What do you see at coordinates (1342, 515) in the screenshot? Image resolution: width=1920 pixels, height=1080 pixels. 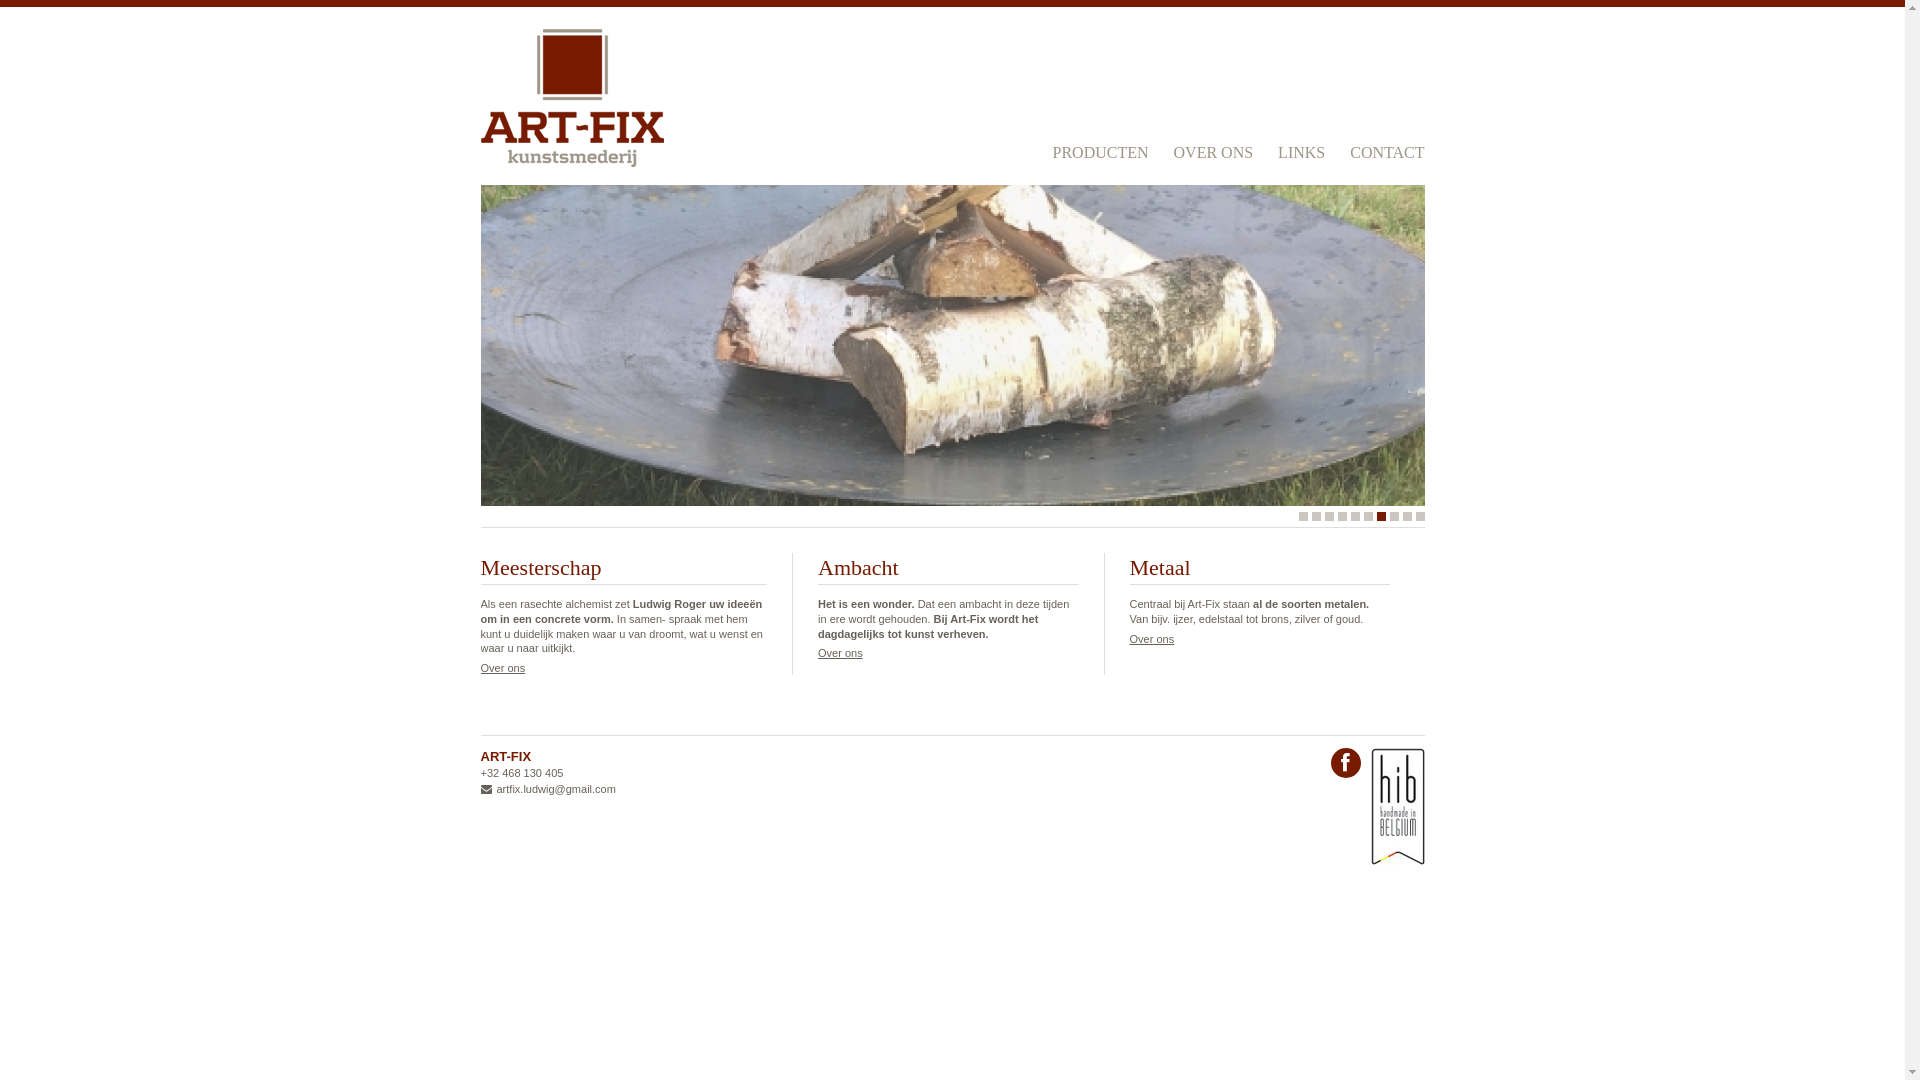 I see `'4'` at bounding box center [1342, 515].